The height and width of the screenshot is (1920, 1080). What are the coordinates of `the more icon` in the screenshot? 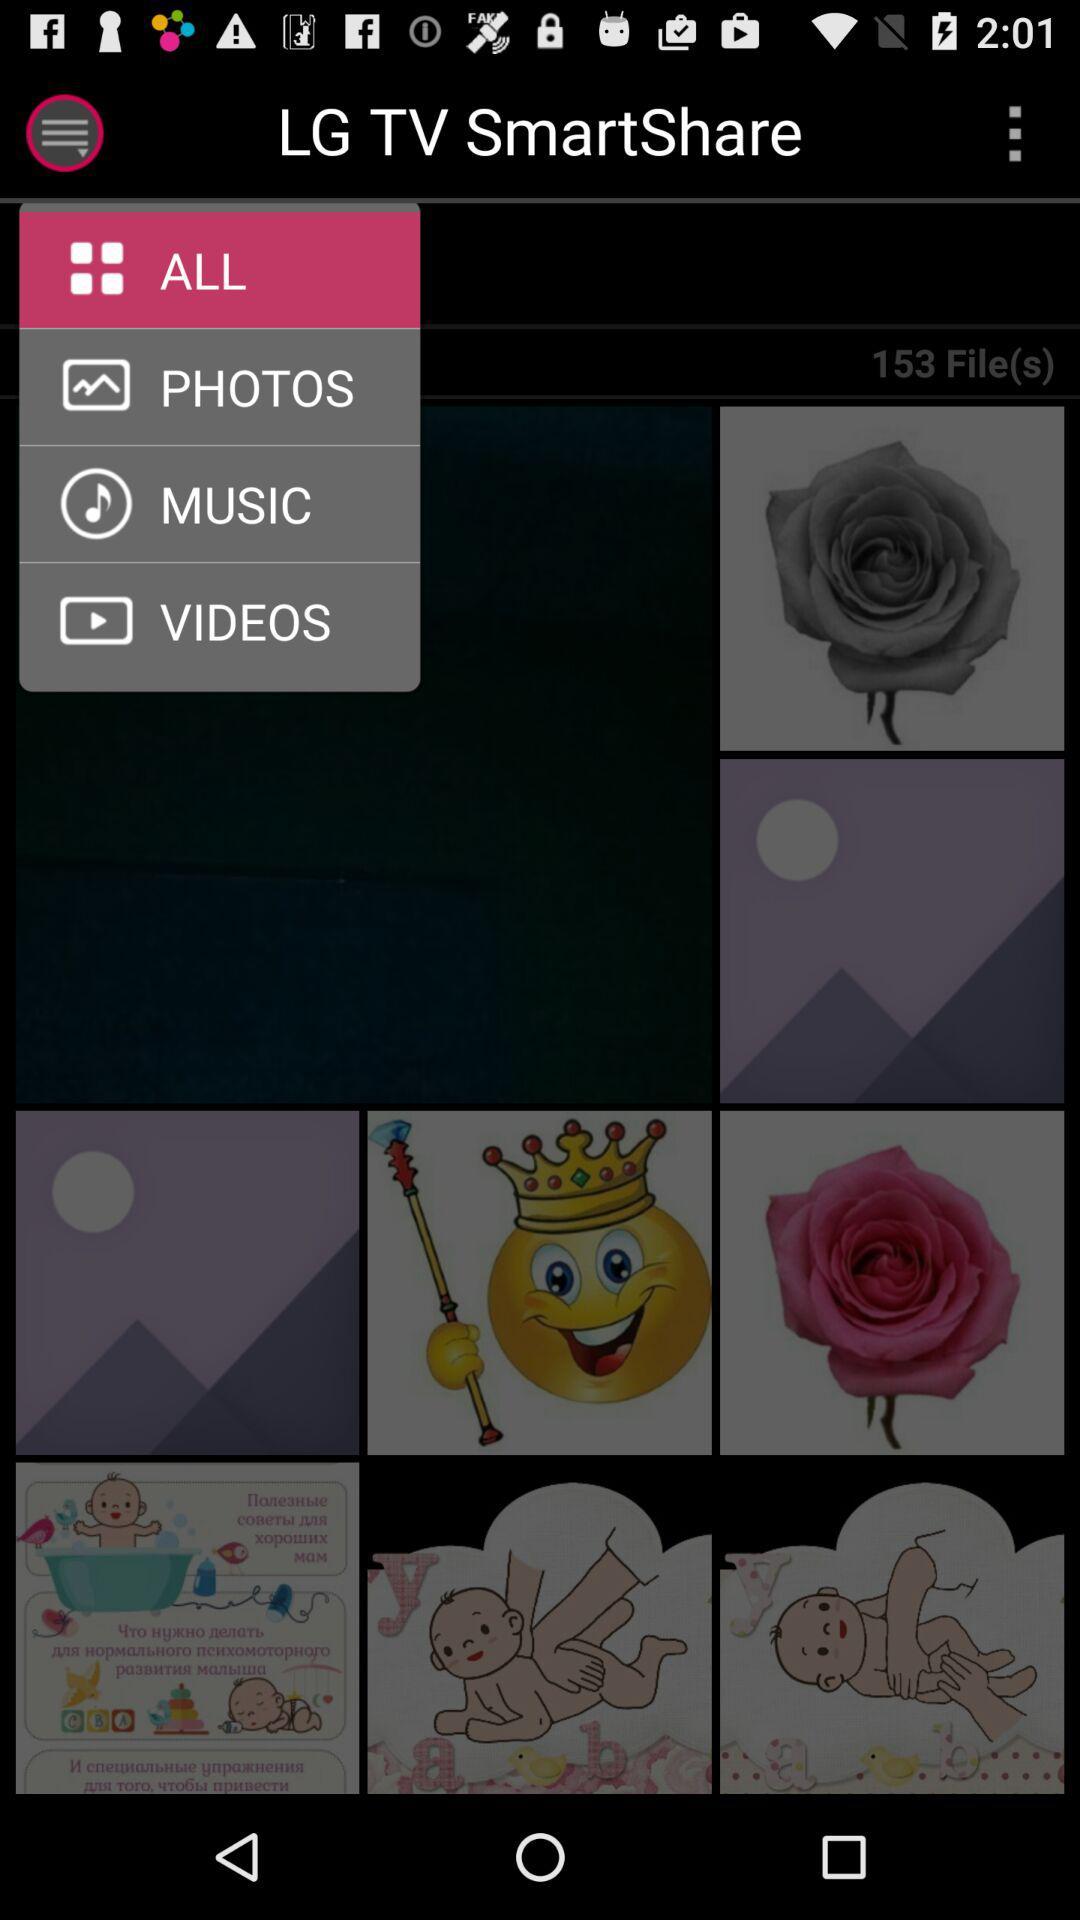 It's located at (1015, 141).